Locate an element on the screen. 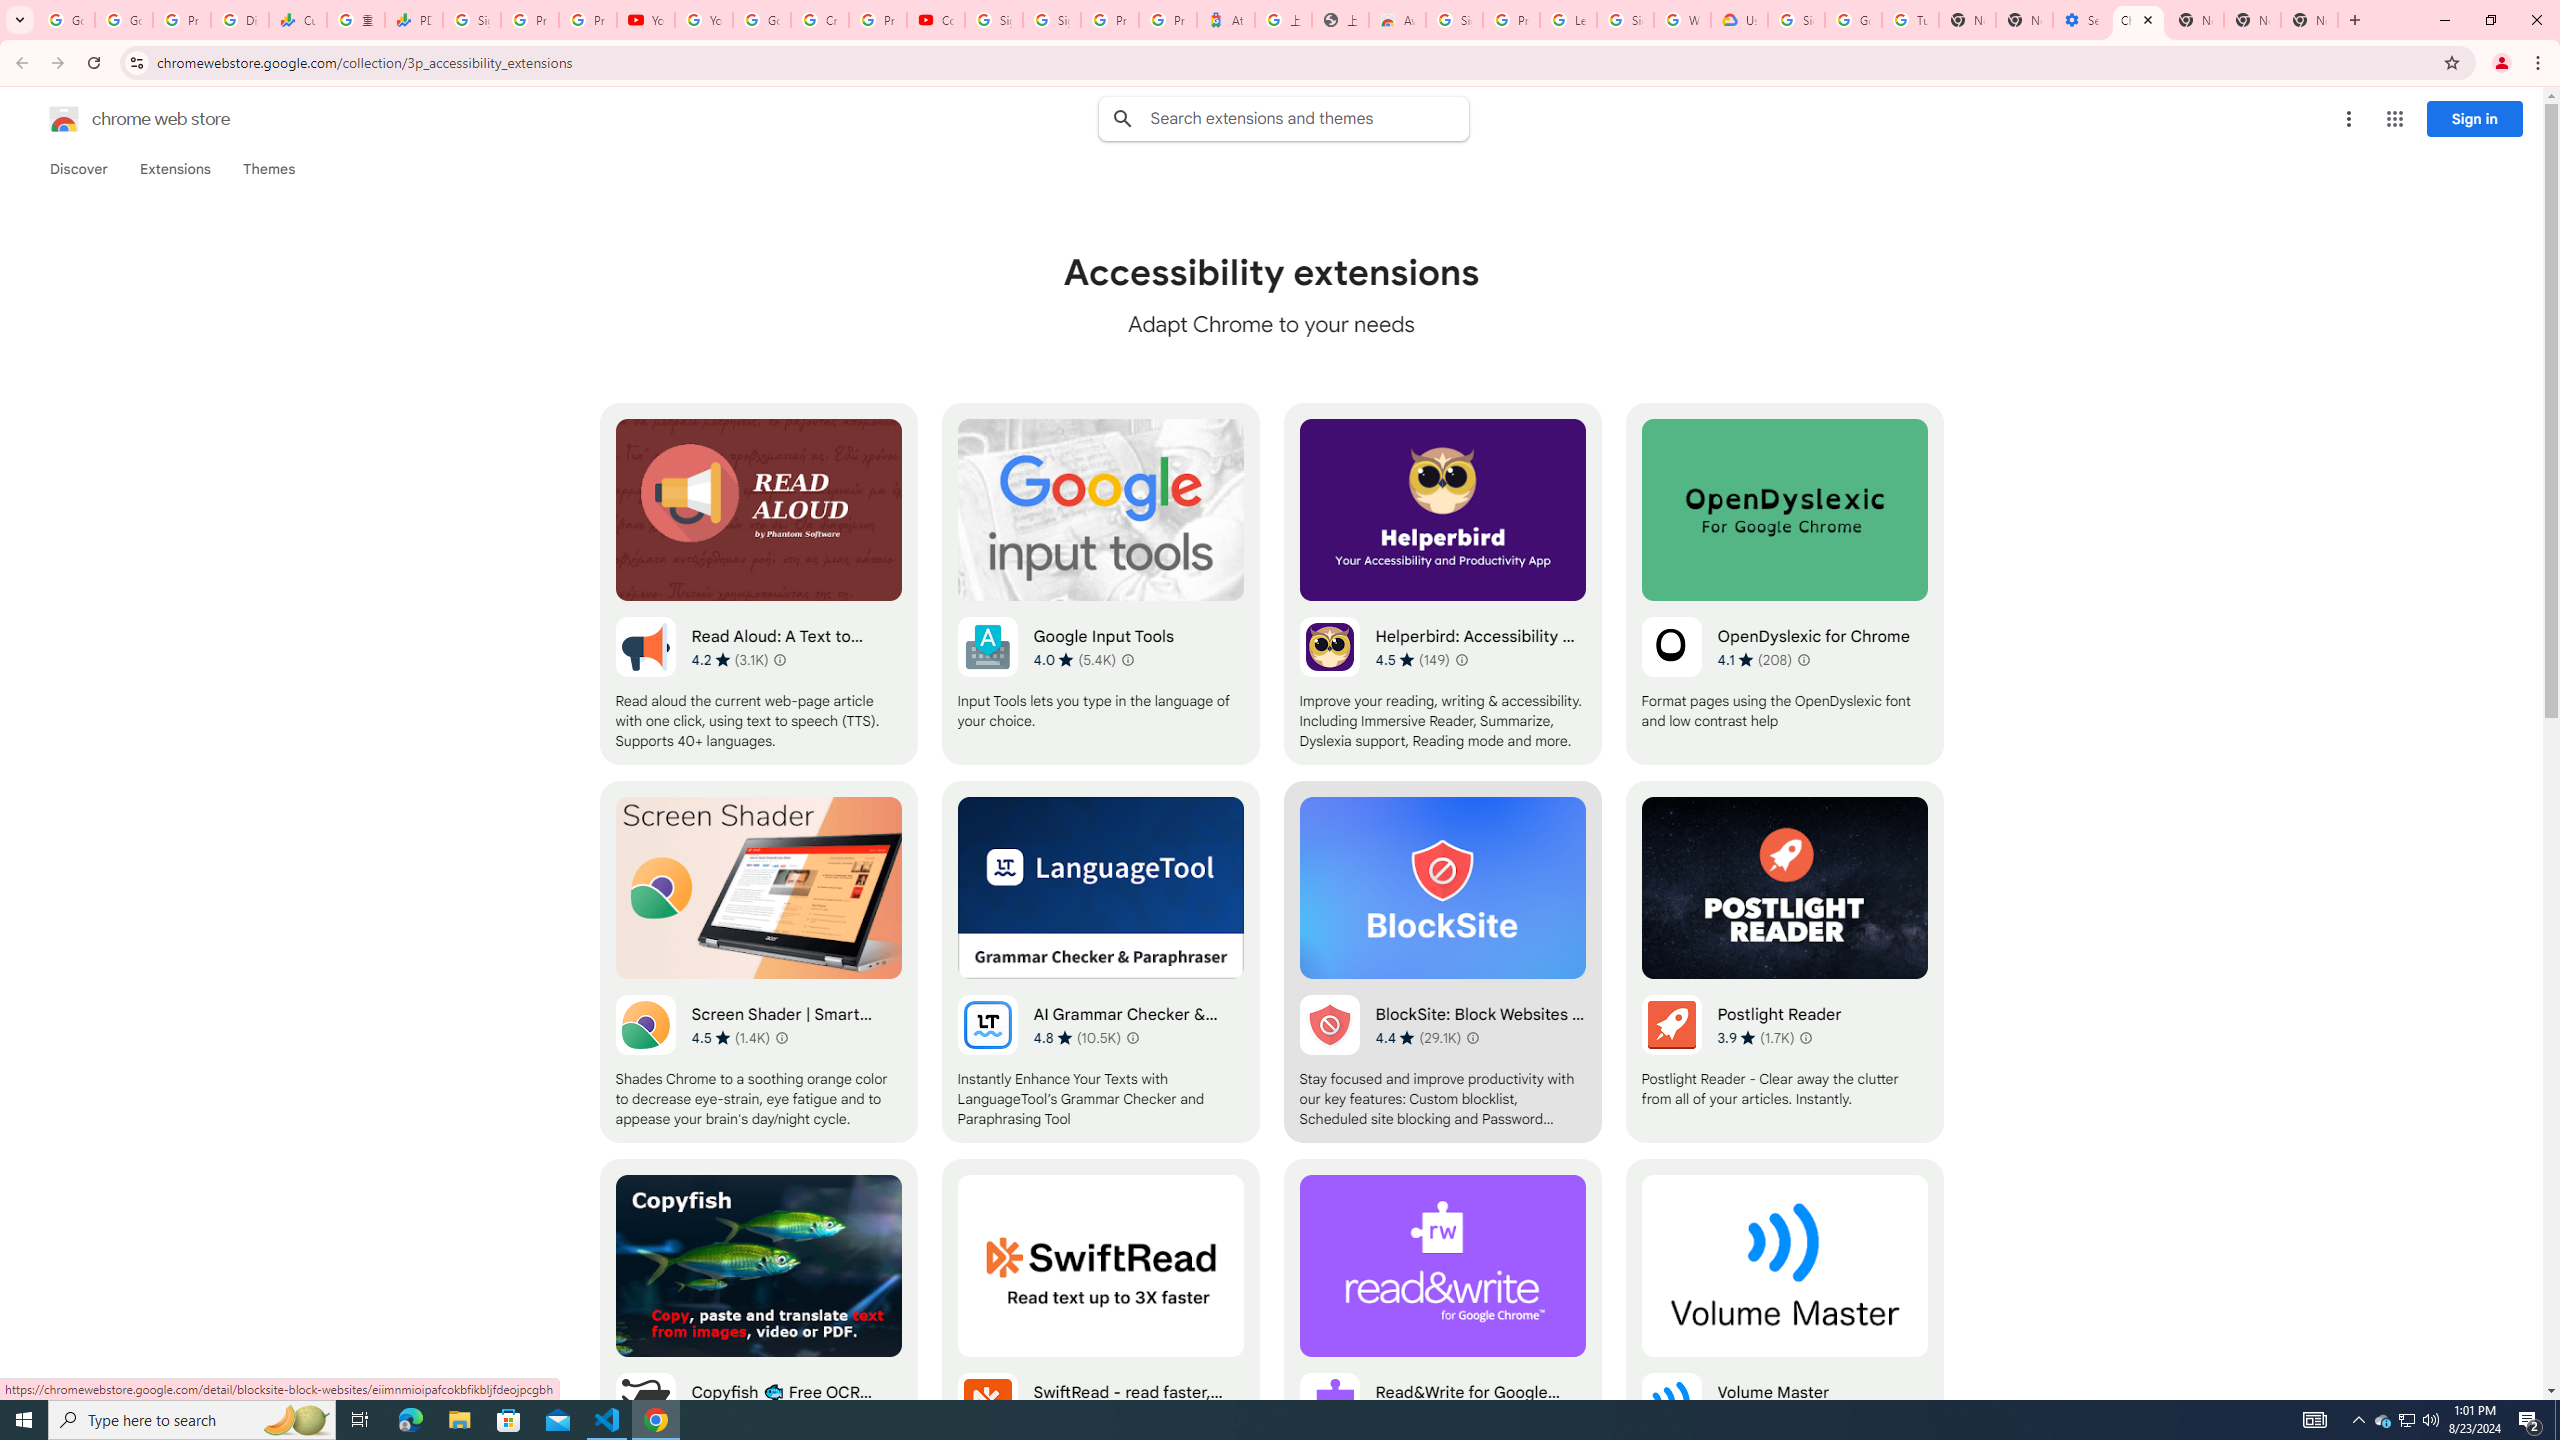 The width and height of the screenshot is (2560, 1440). 'Chrome Web Store - Accessibility extensions' is located at coordinates (2137, 19).